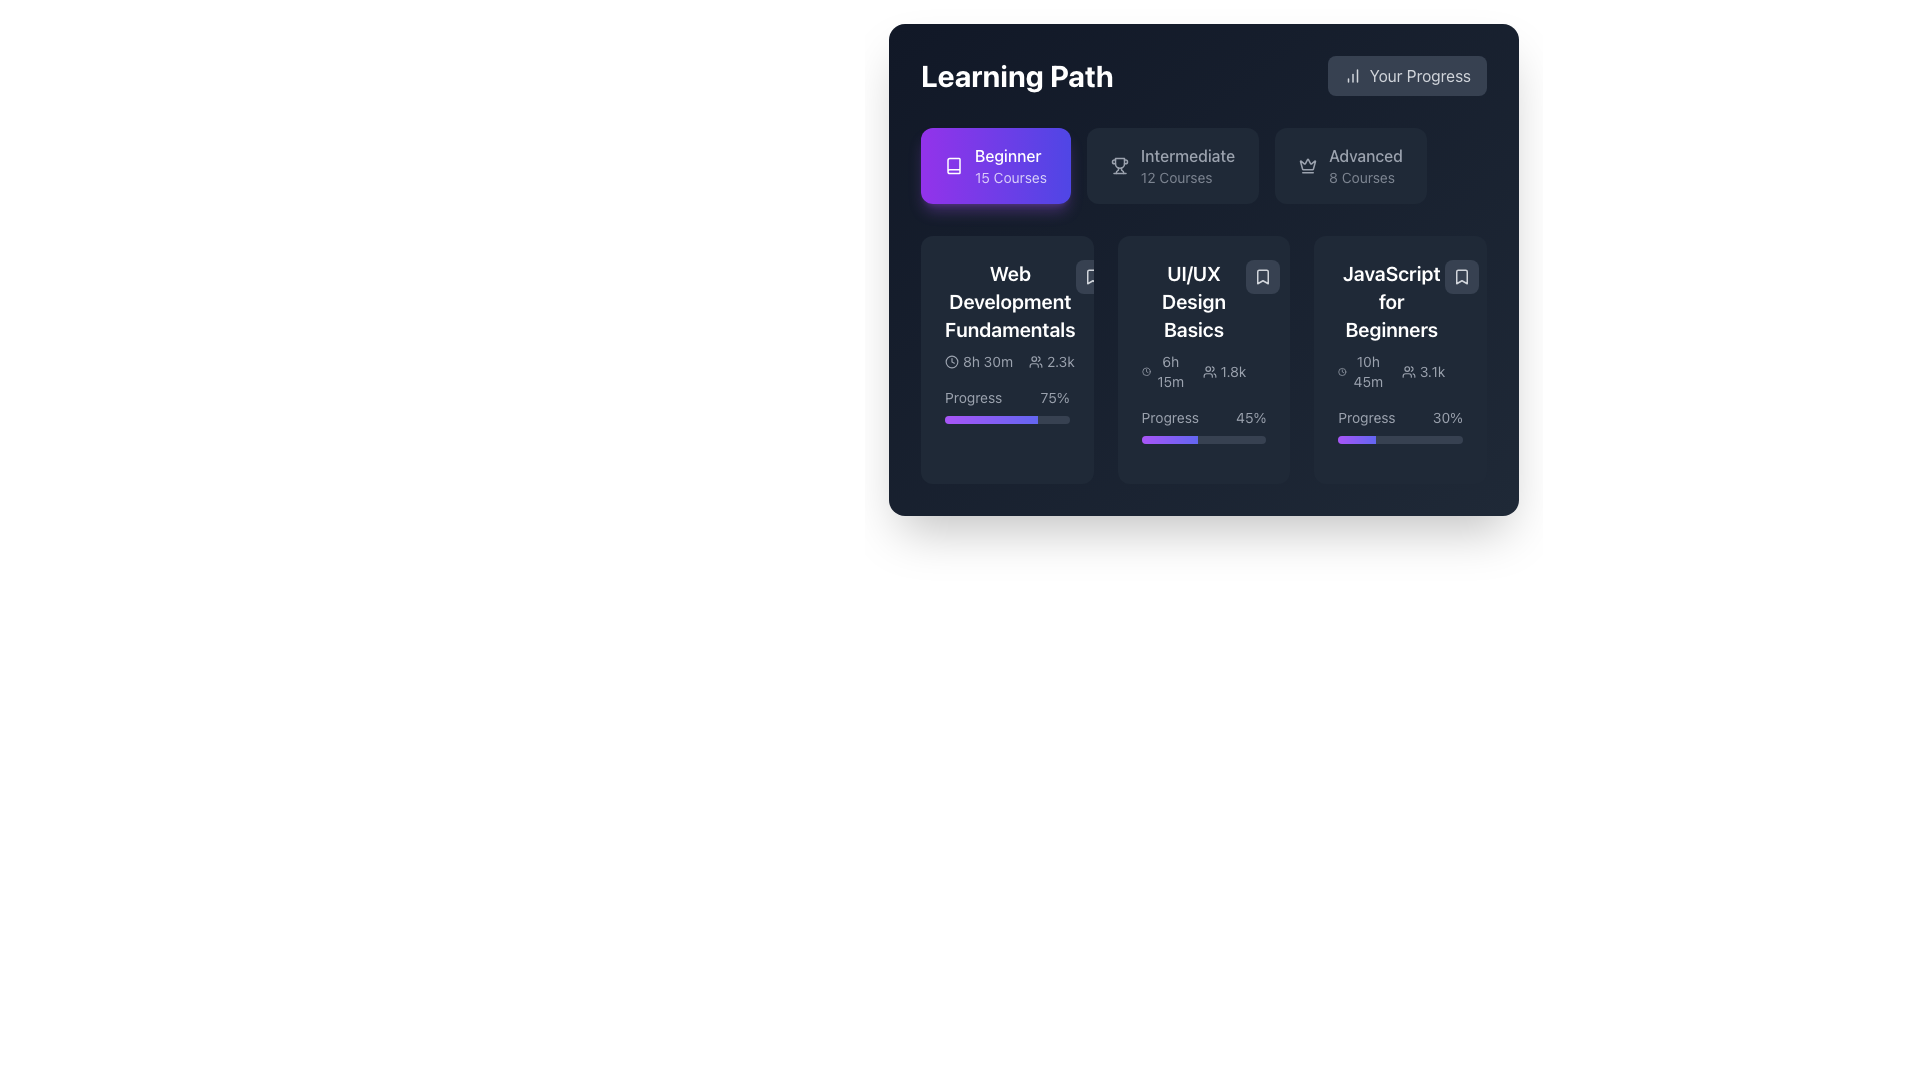 Image resolution: width=1920 pixels, height=1080 pixels. I want to click on the progress bar segment that is a rectangular indicator styled with a gradient from purple to indigo, representing a 30% fill, located in the last column of the course cards grid under the 'Progress: 30%' label for 'JavaScript for Beginners', so click(1357, 438).